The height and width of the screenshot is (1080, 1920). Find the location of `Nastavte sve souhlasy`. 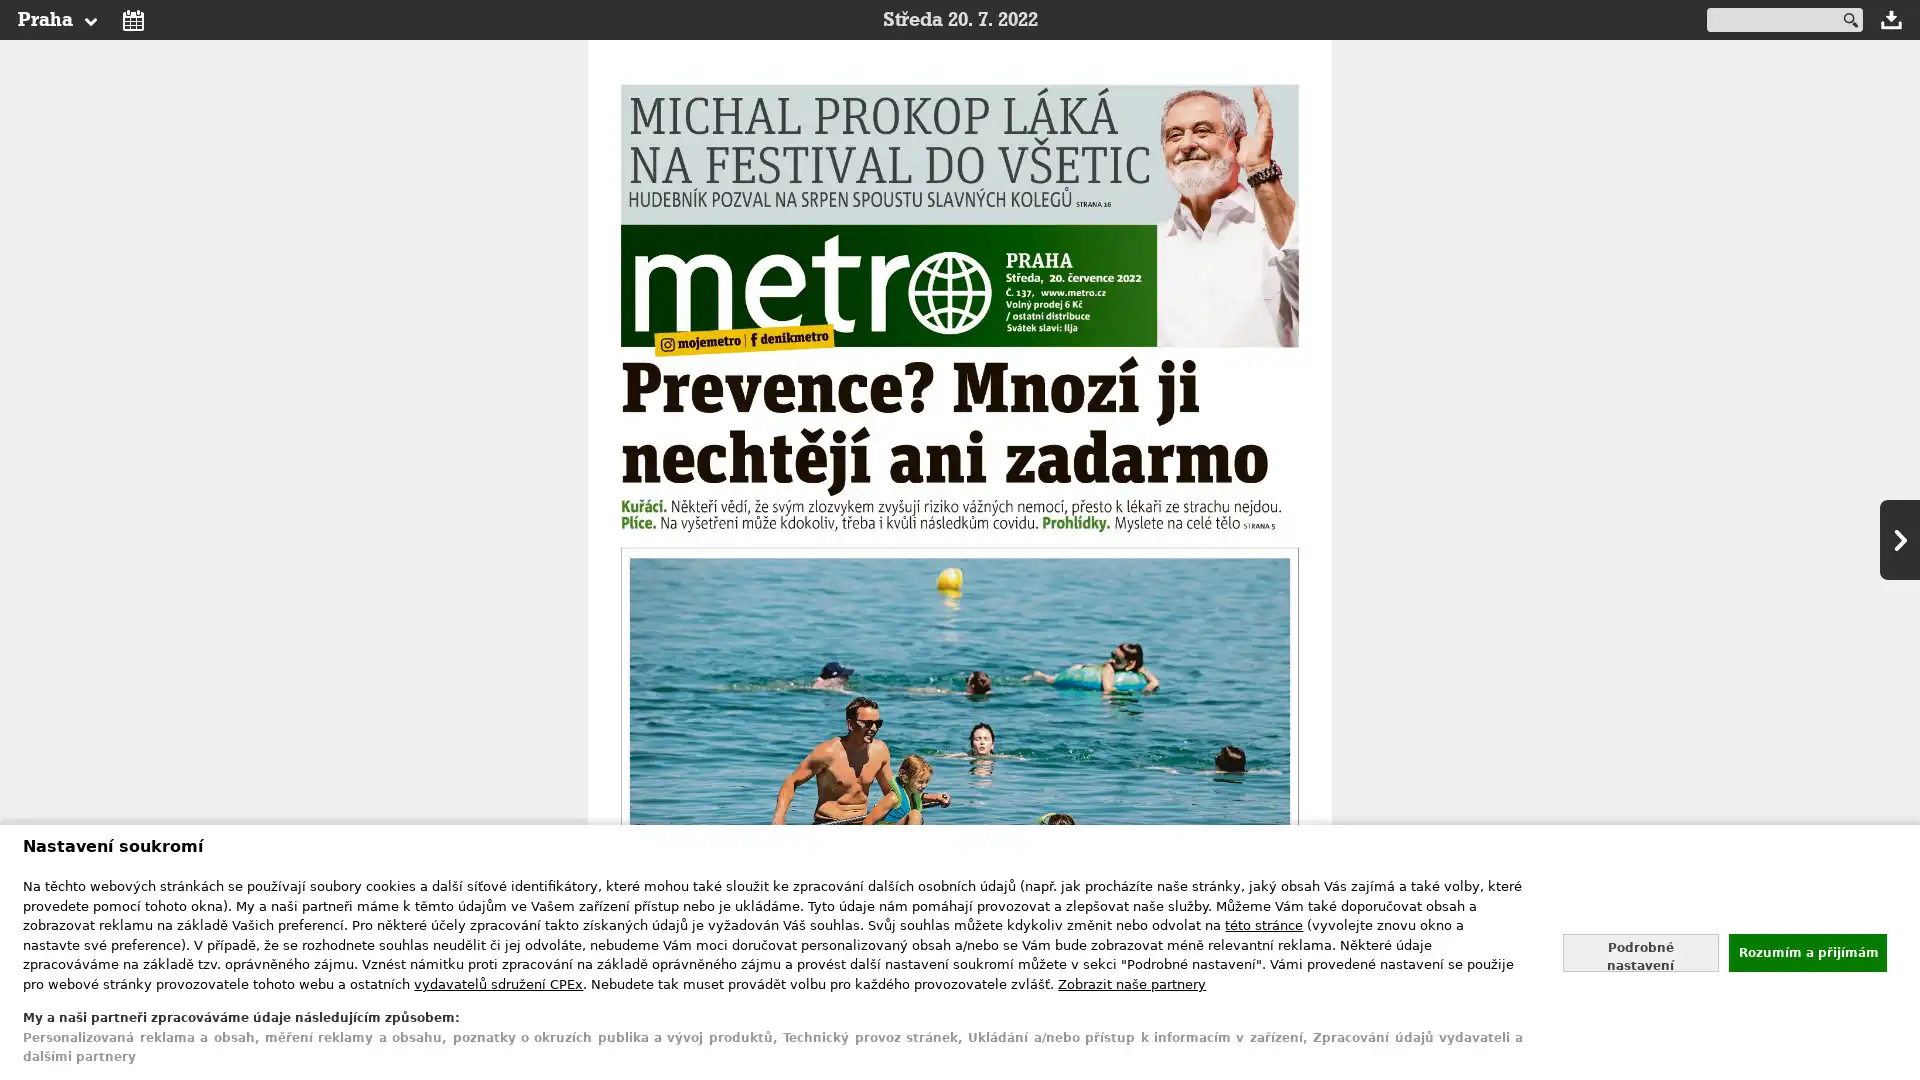

Nastavte sve souhlasy is located at coordinates (1640, 951).